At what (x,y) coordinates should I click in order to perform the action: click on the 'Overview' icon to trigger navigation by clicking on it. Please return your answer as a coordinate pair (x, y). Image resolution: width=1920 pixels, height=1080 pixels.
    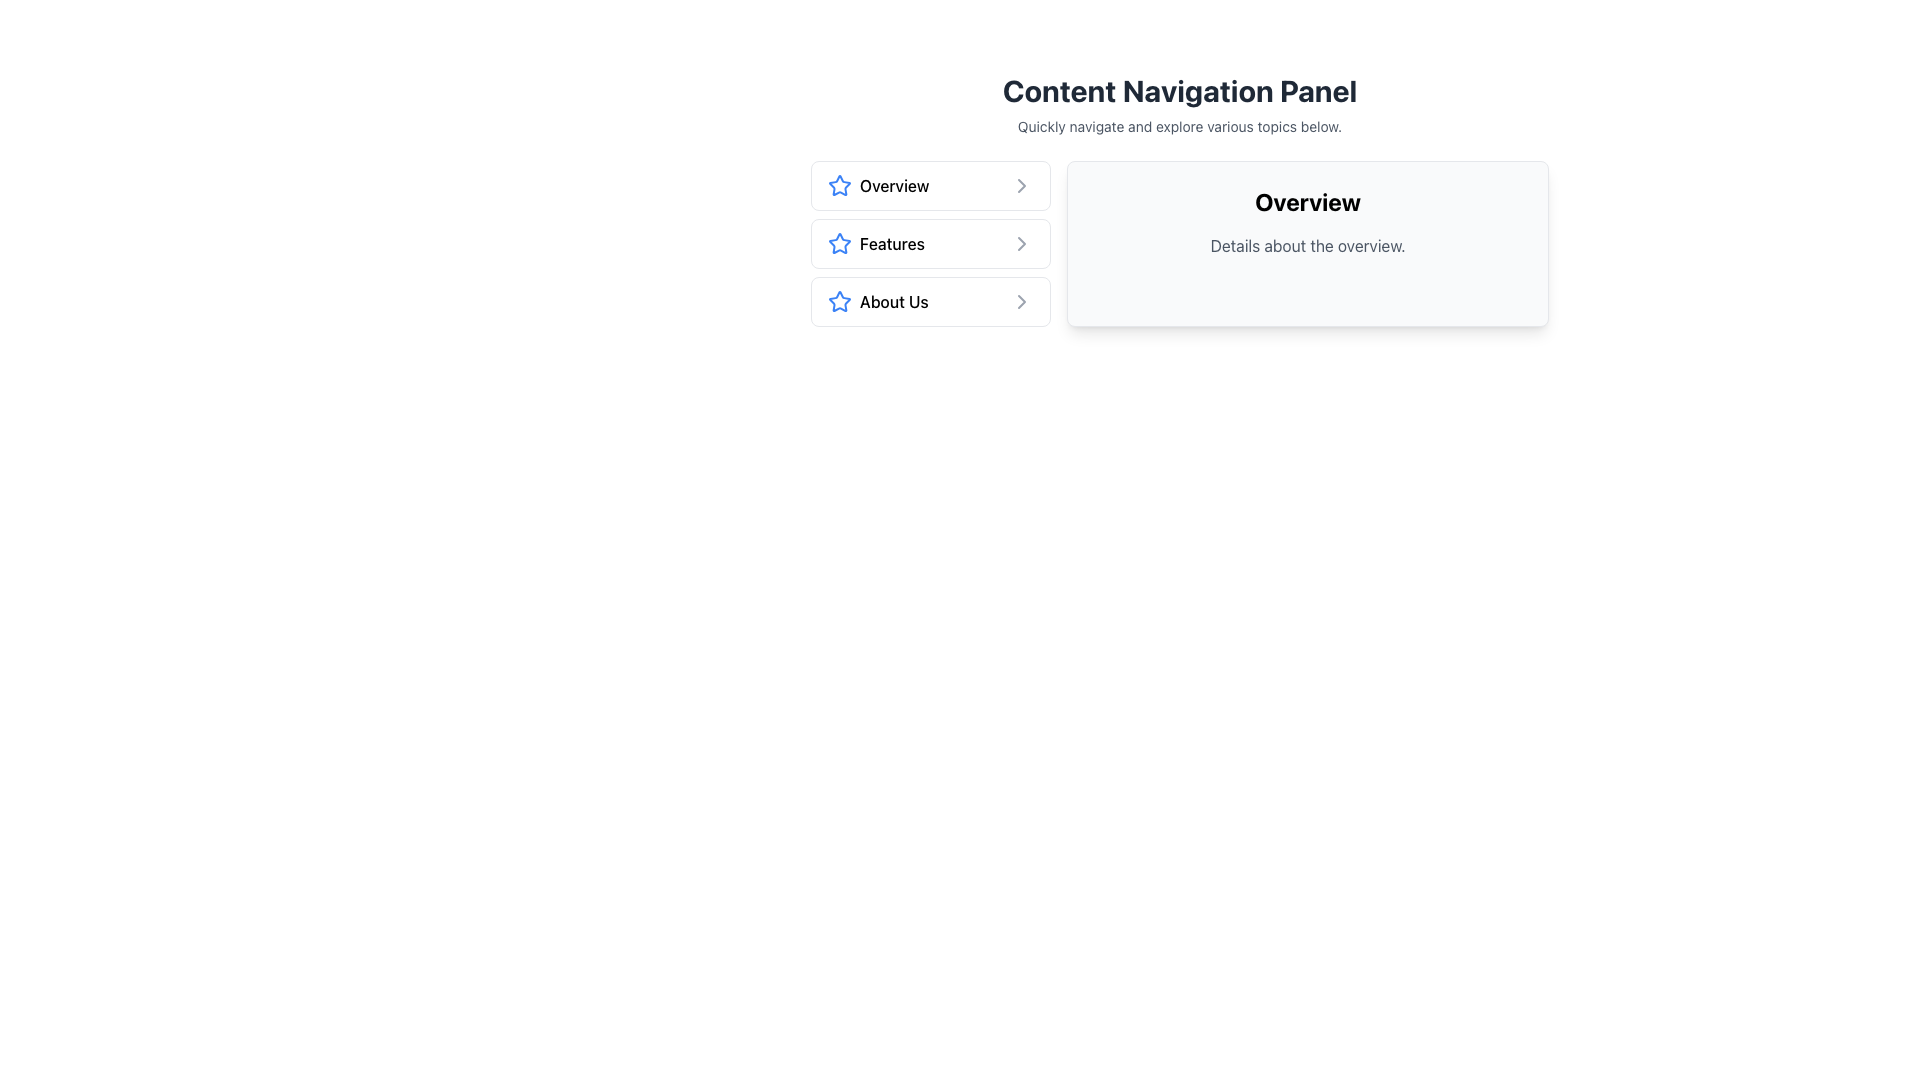
    Looking at the image, I should click on (840, 185).